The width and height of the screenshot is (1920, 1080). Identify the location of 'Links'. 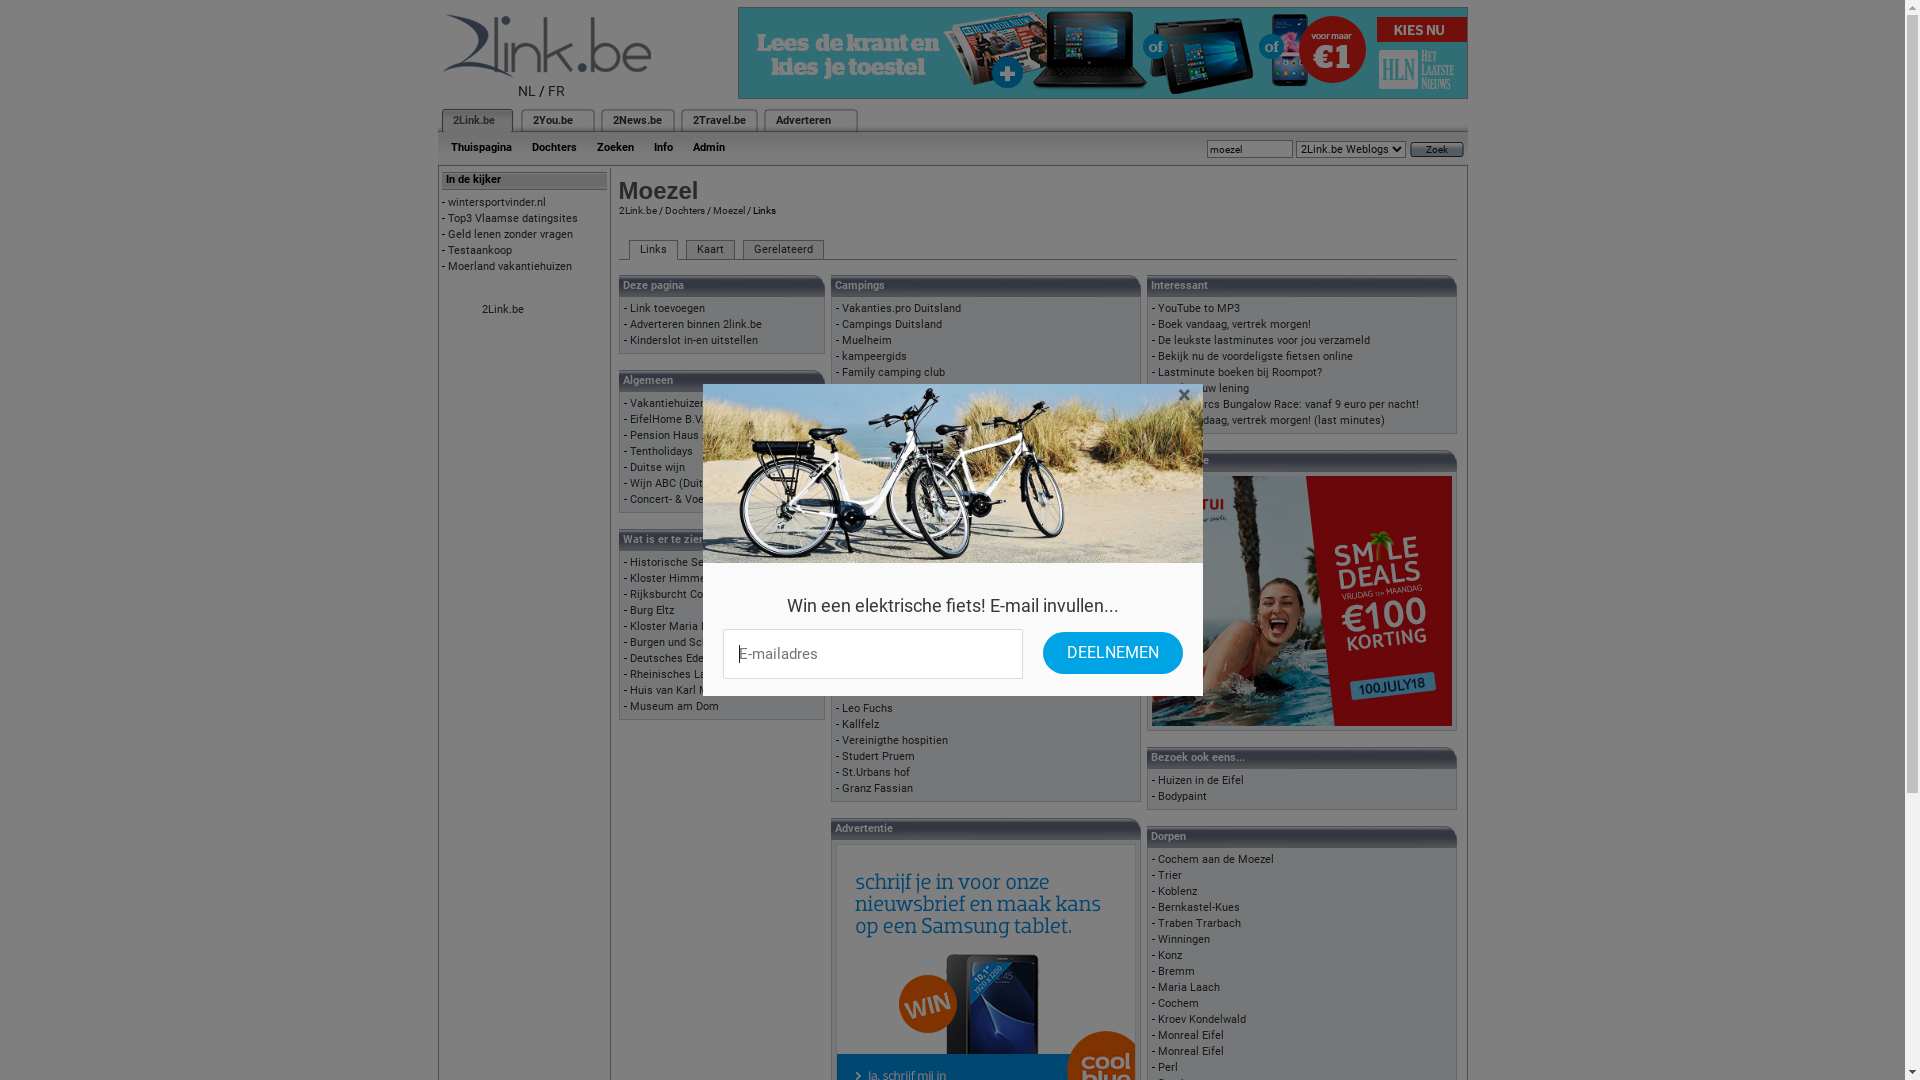
(652, 249).